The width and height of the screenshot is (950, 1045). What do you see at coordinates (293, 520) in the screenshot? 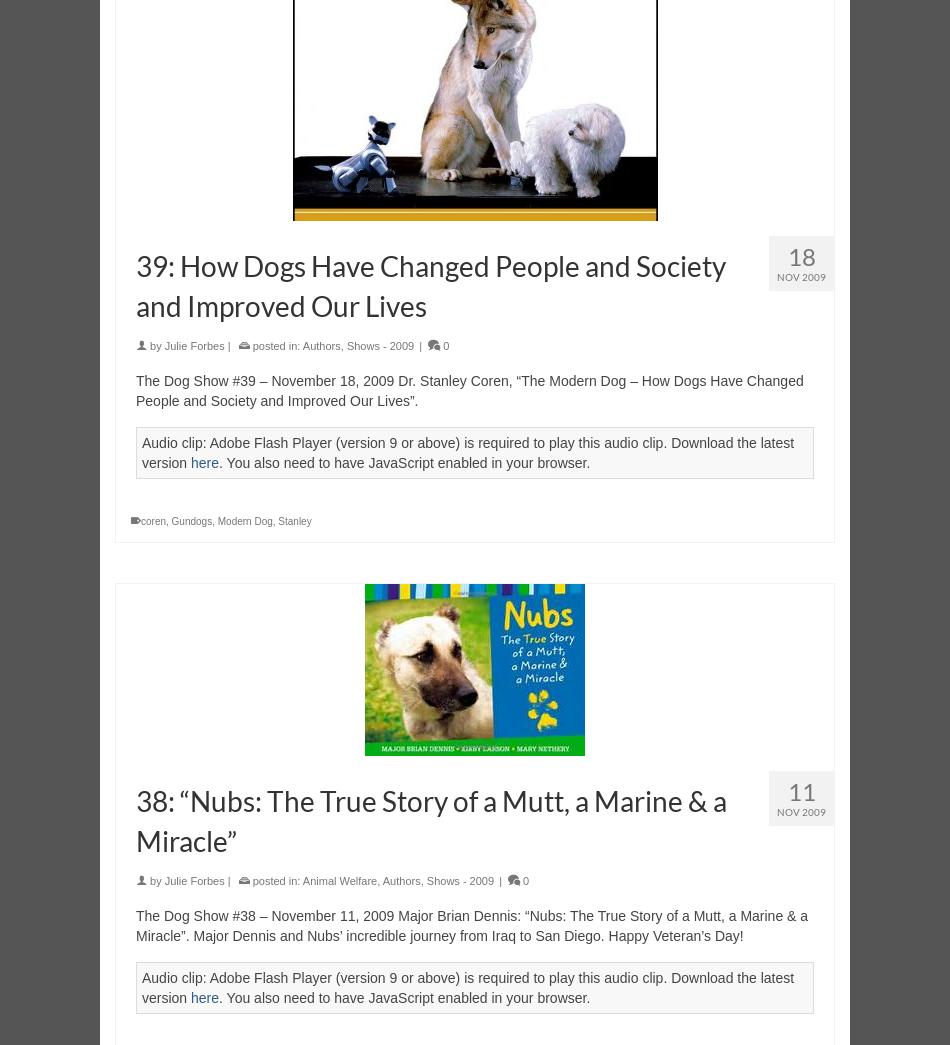
I see `'Stanley'` at bounding box center [293, 520].